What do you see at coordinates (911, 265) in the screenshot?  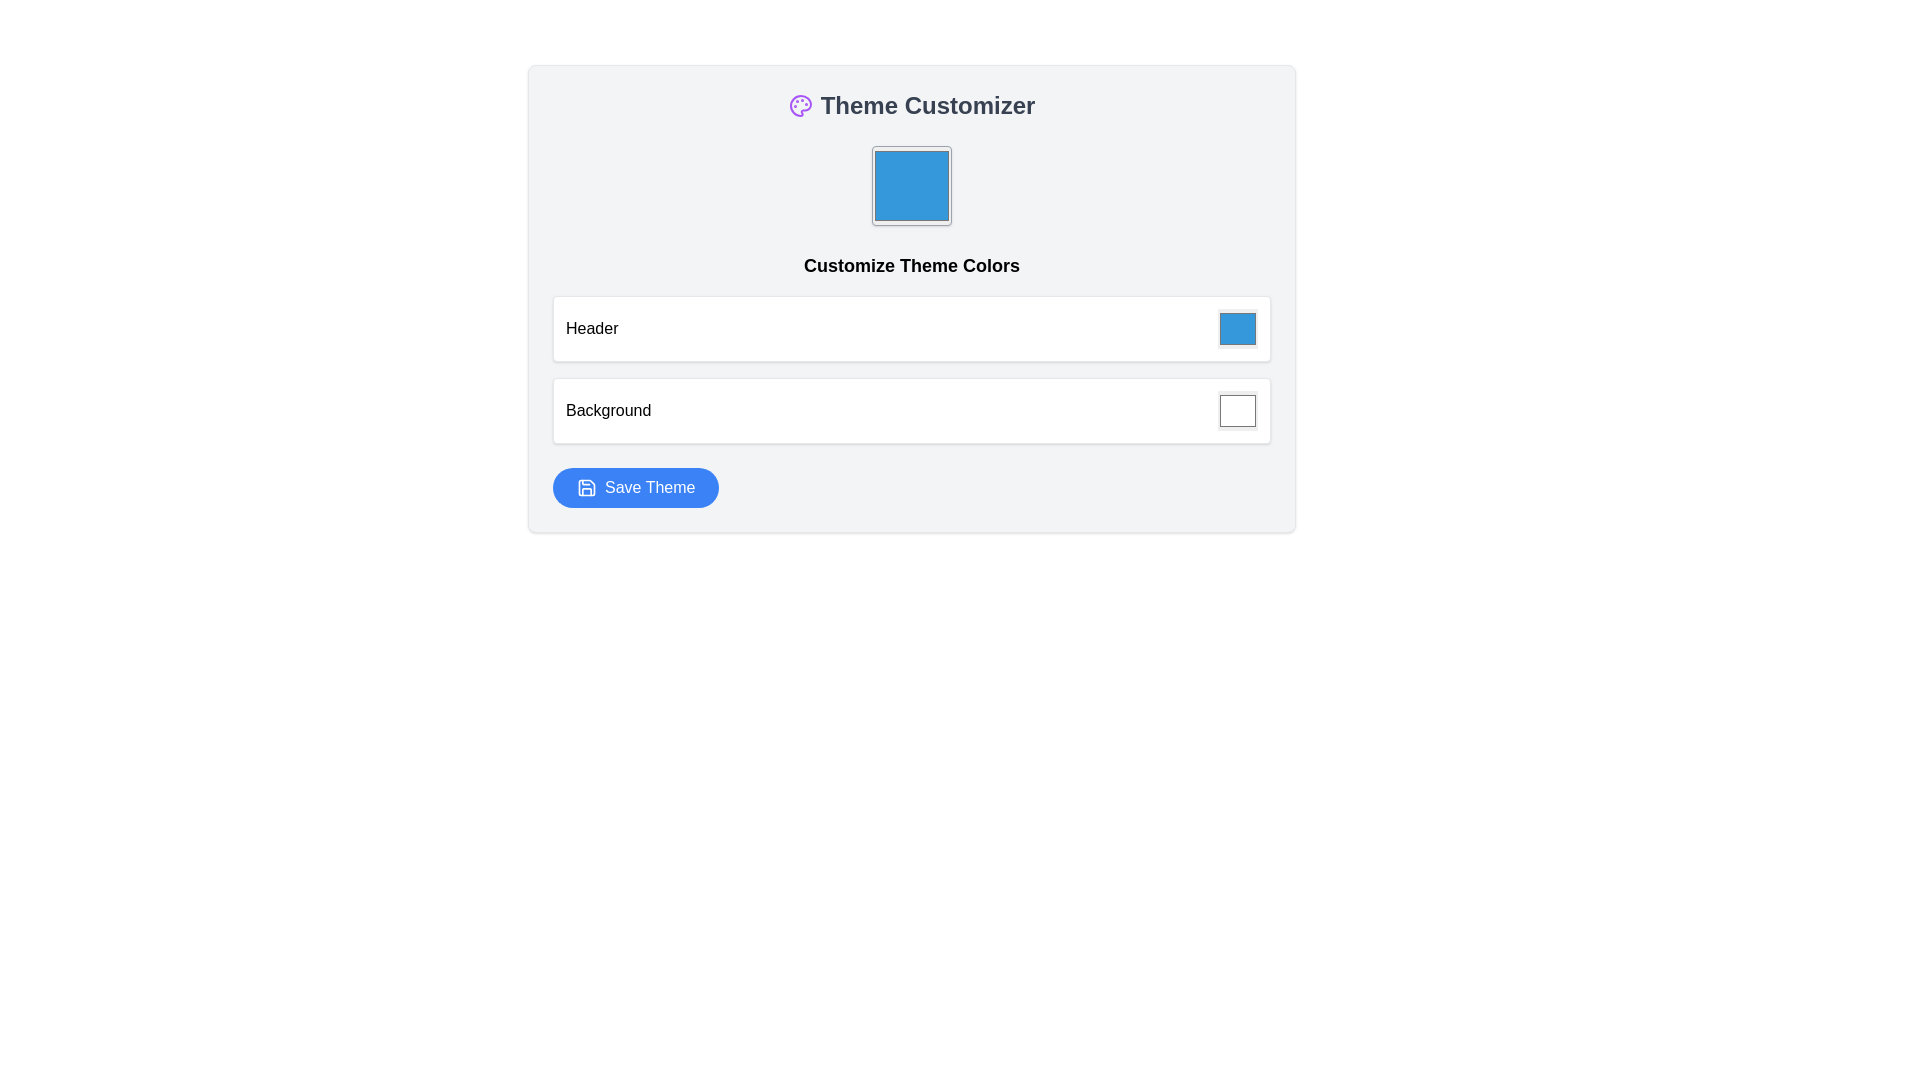 I see `the Text Label that serves as a descriptive section heading for theme color customization, positioned below the central square blue color preview` at bounding box center [911, 265].